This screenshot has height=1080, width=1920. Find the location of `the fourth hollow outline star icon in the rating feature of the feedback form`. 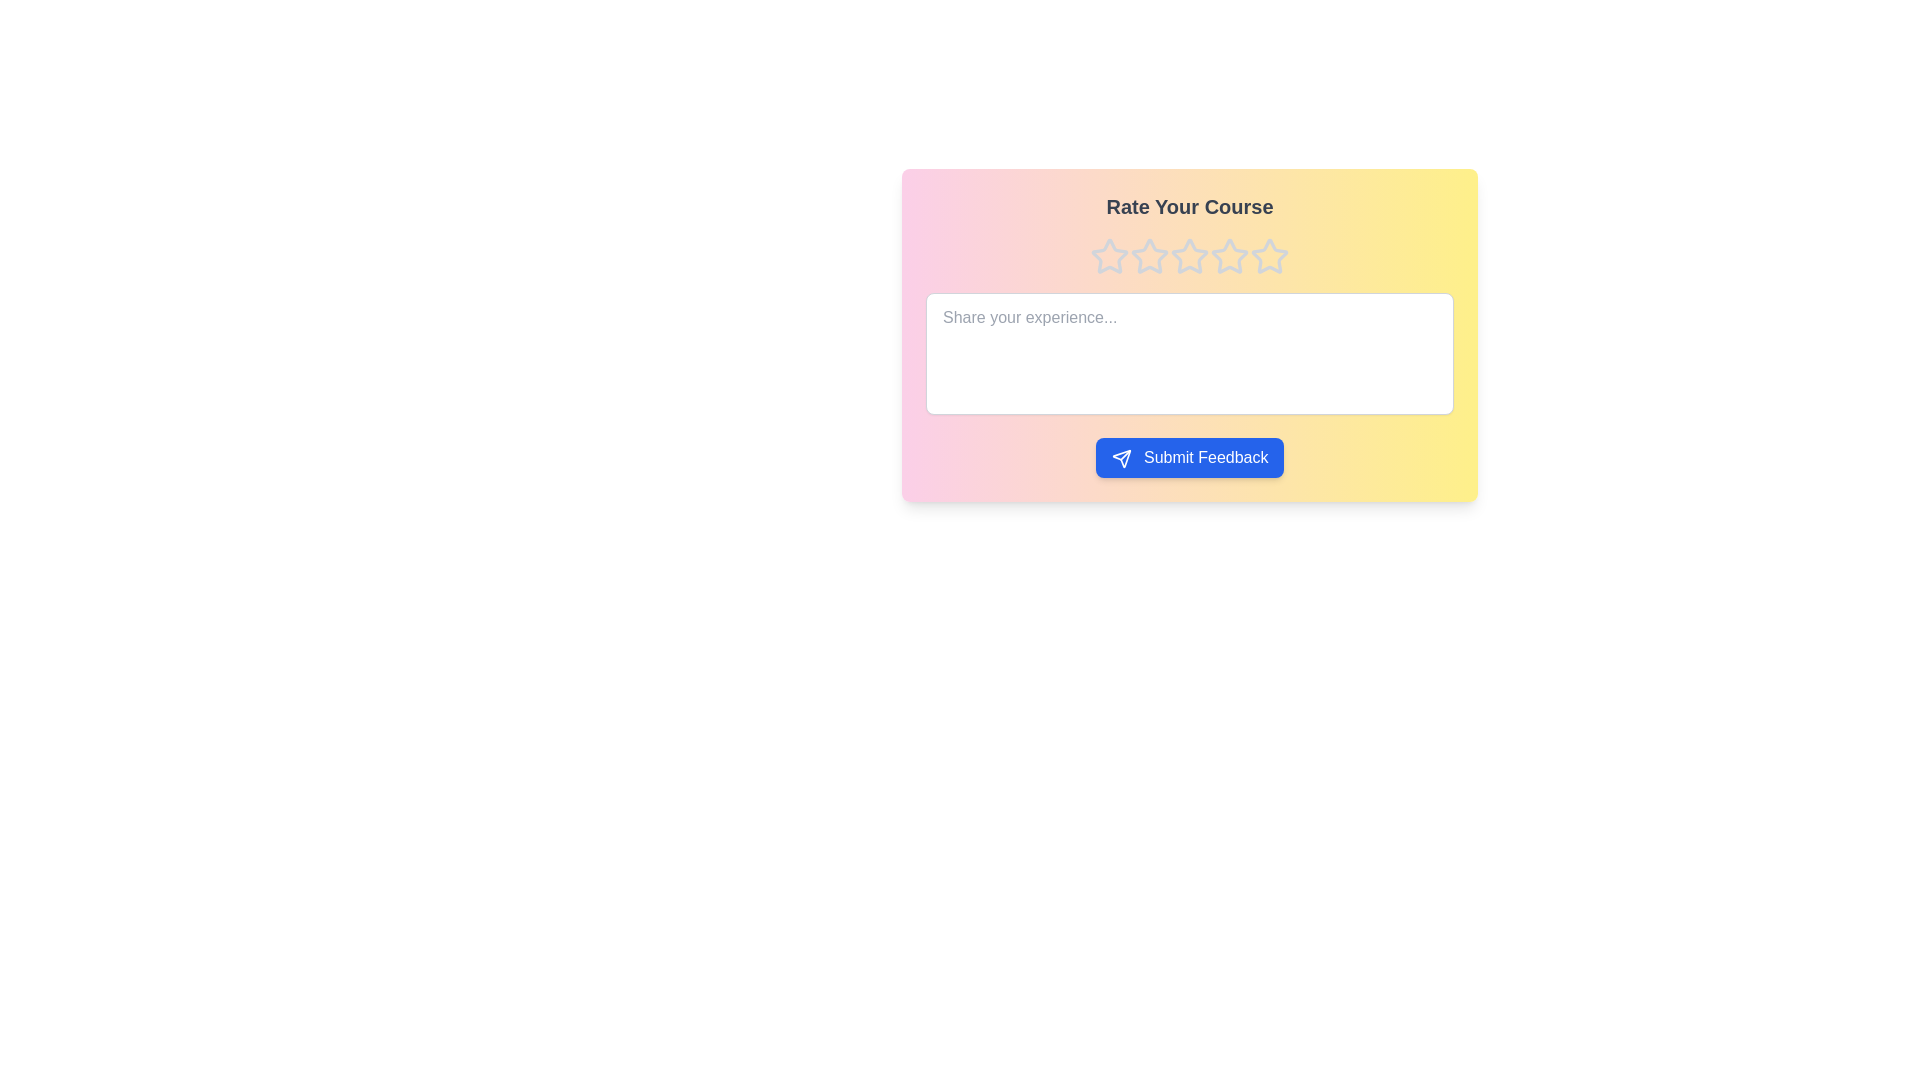

the fourth hollow outline star icon in the rating feature of the feedback form is located at coordinates (1228, 256).